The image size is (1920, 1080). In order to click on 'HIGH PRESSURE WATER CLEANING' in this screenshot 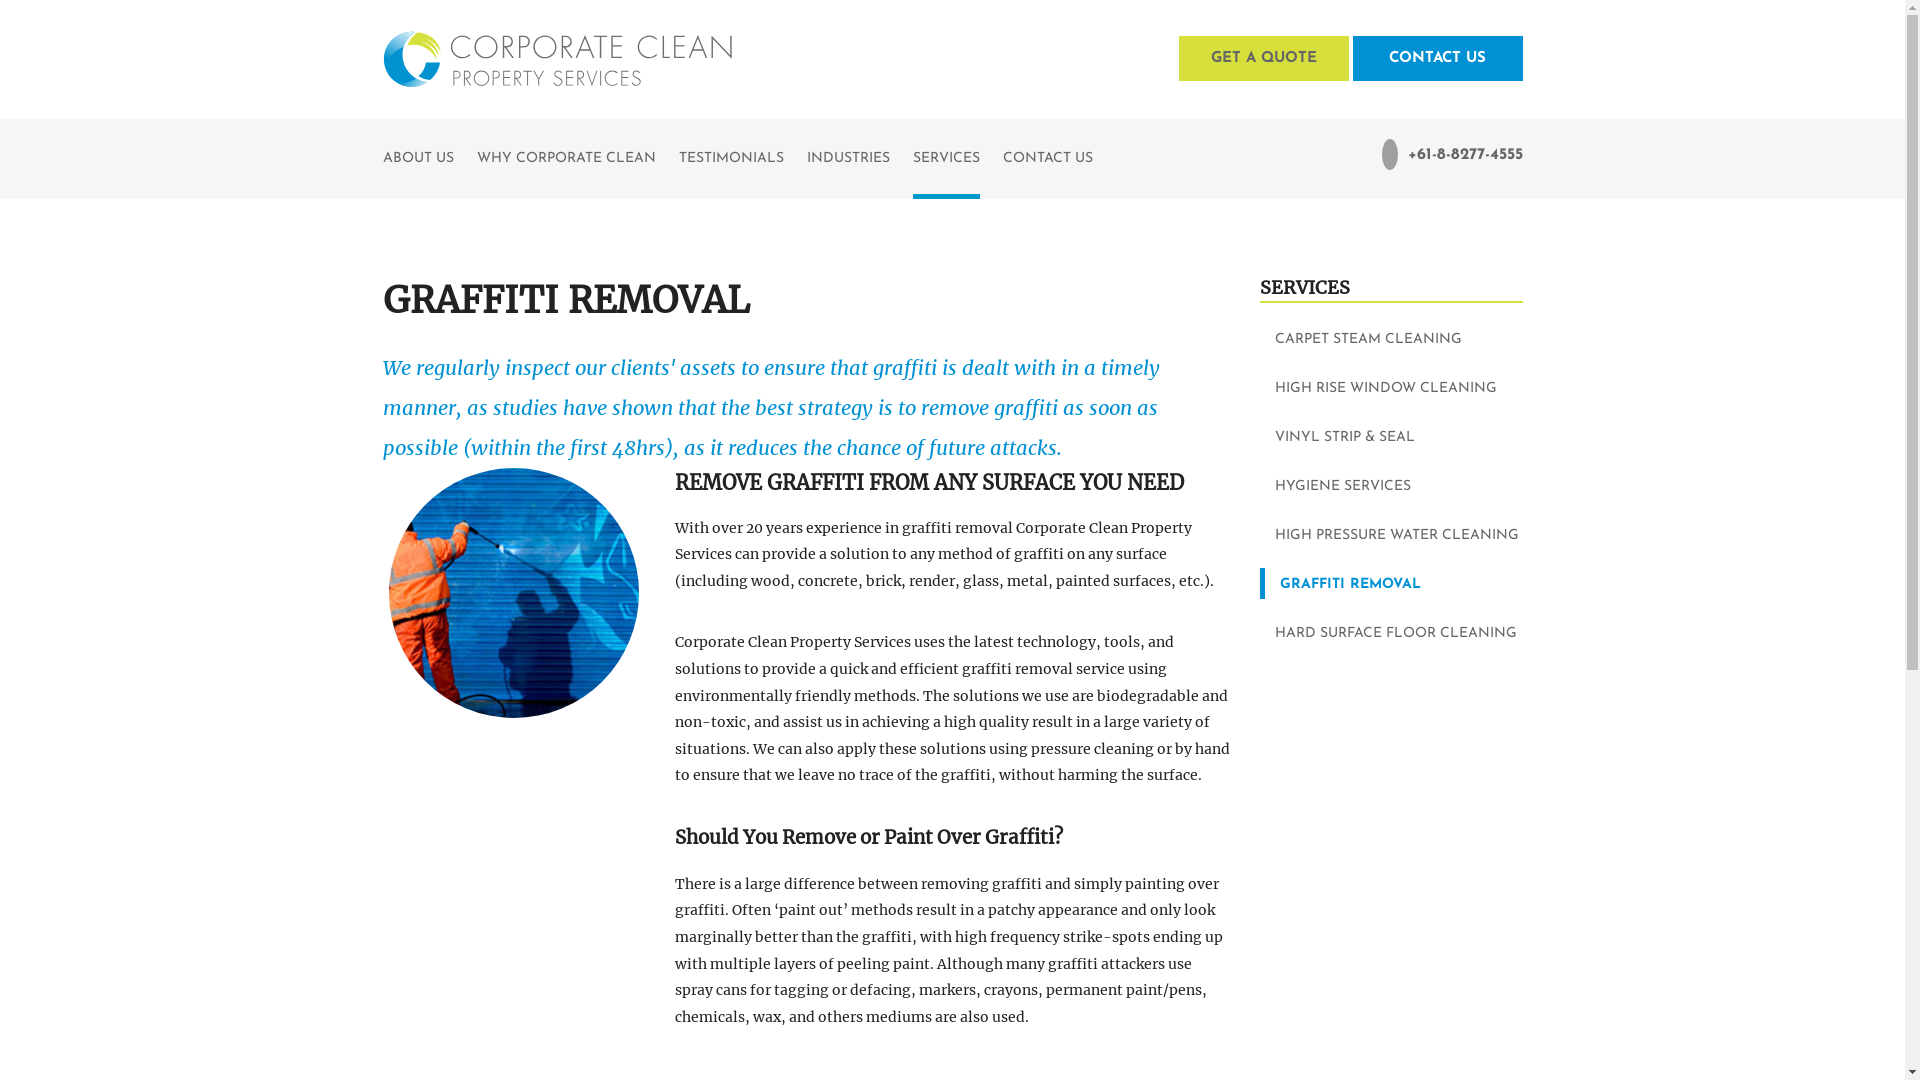, I will do `click(1258, 533)`.